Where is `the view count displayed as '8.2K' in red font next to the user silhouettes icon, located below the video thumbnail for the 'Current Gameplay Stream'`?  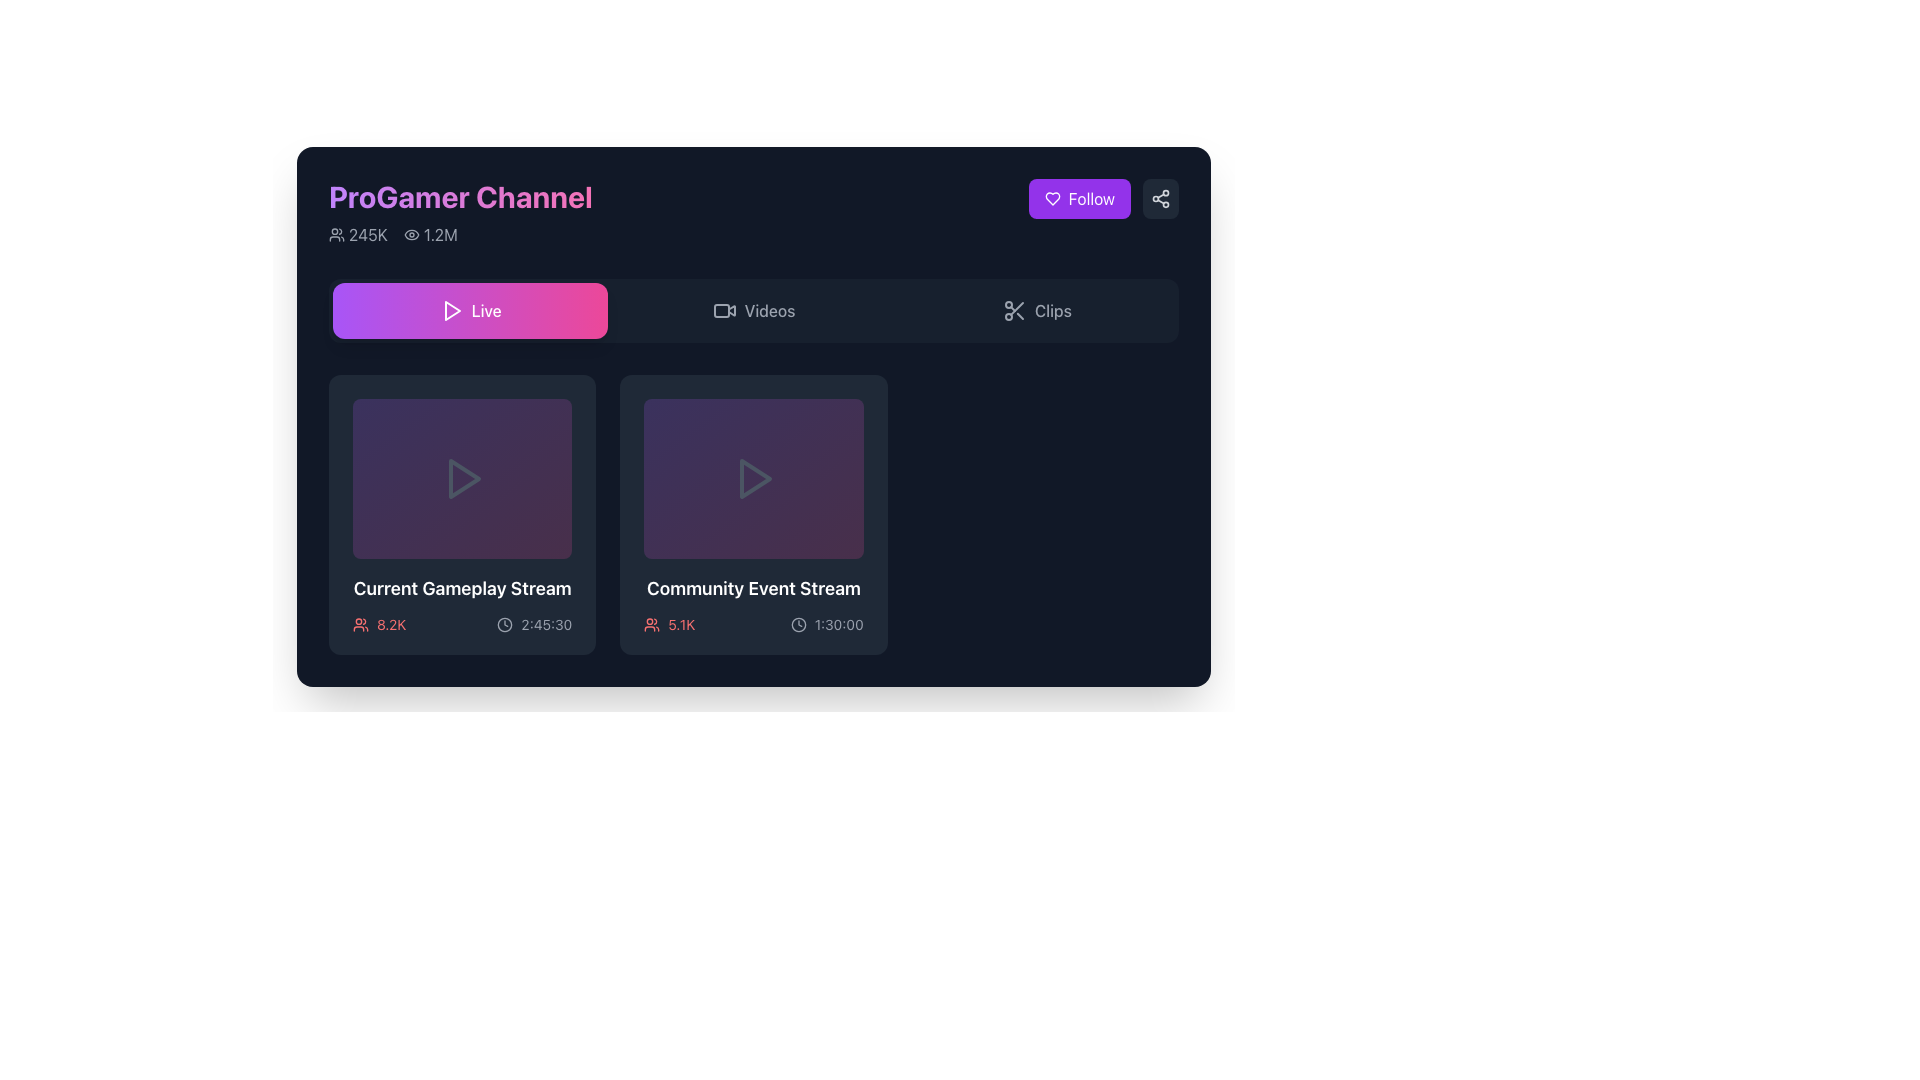
the view count displayed as '8.2K' in red font next to the user silhouettes icon, located below the video thumbnail for the 'Current Gameplay Stream' is located at coordinates (379, 623).